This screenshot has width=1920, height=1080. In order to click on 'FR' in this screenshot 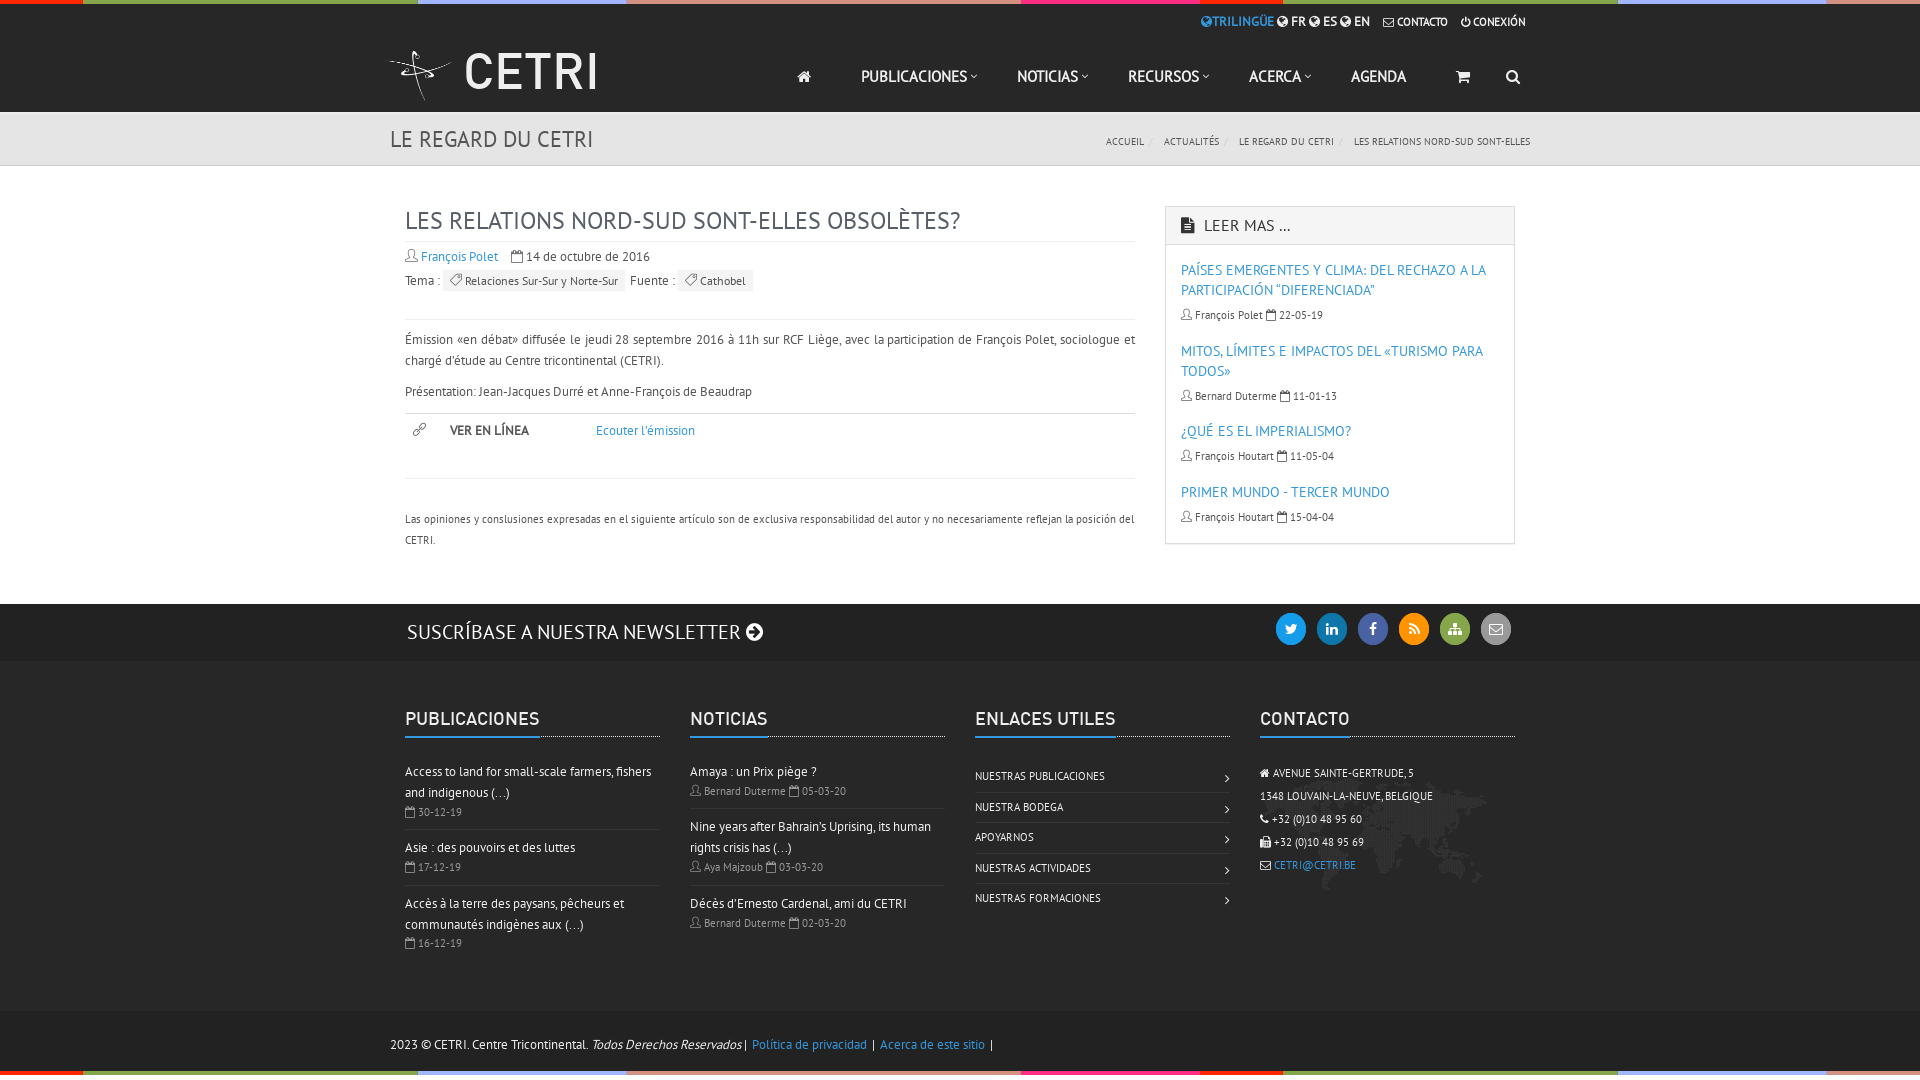, I will do `click(1291, 21)`.